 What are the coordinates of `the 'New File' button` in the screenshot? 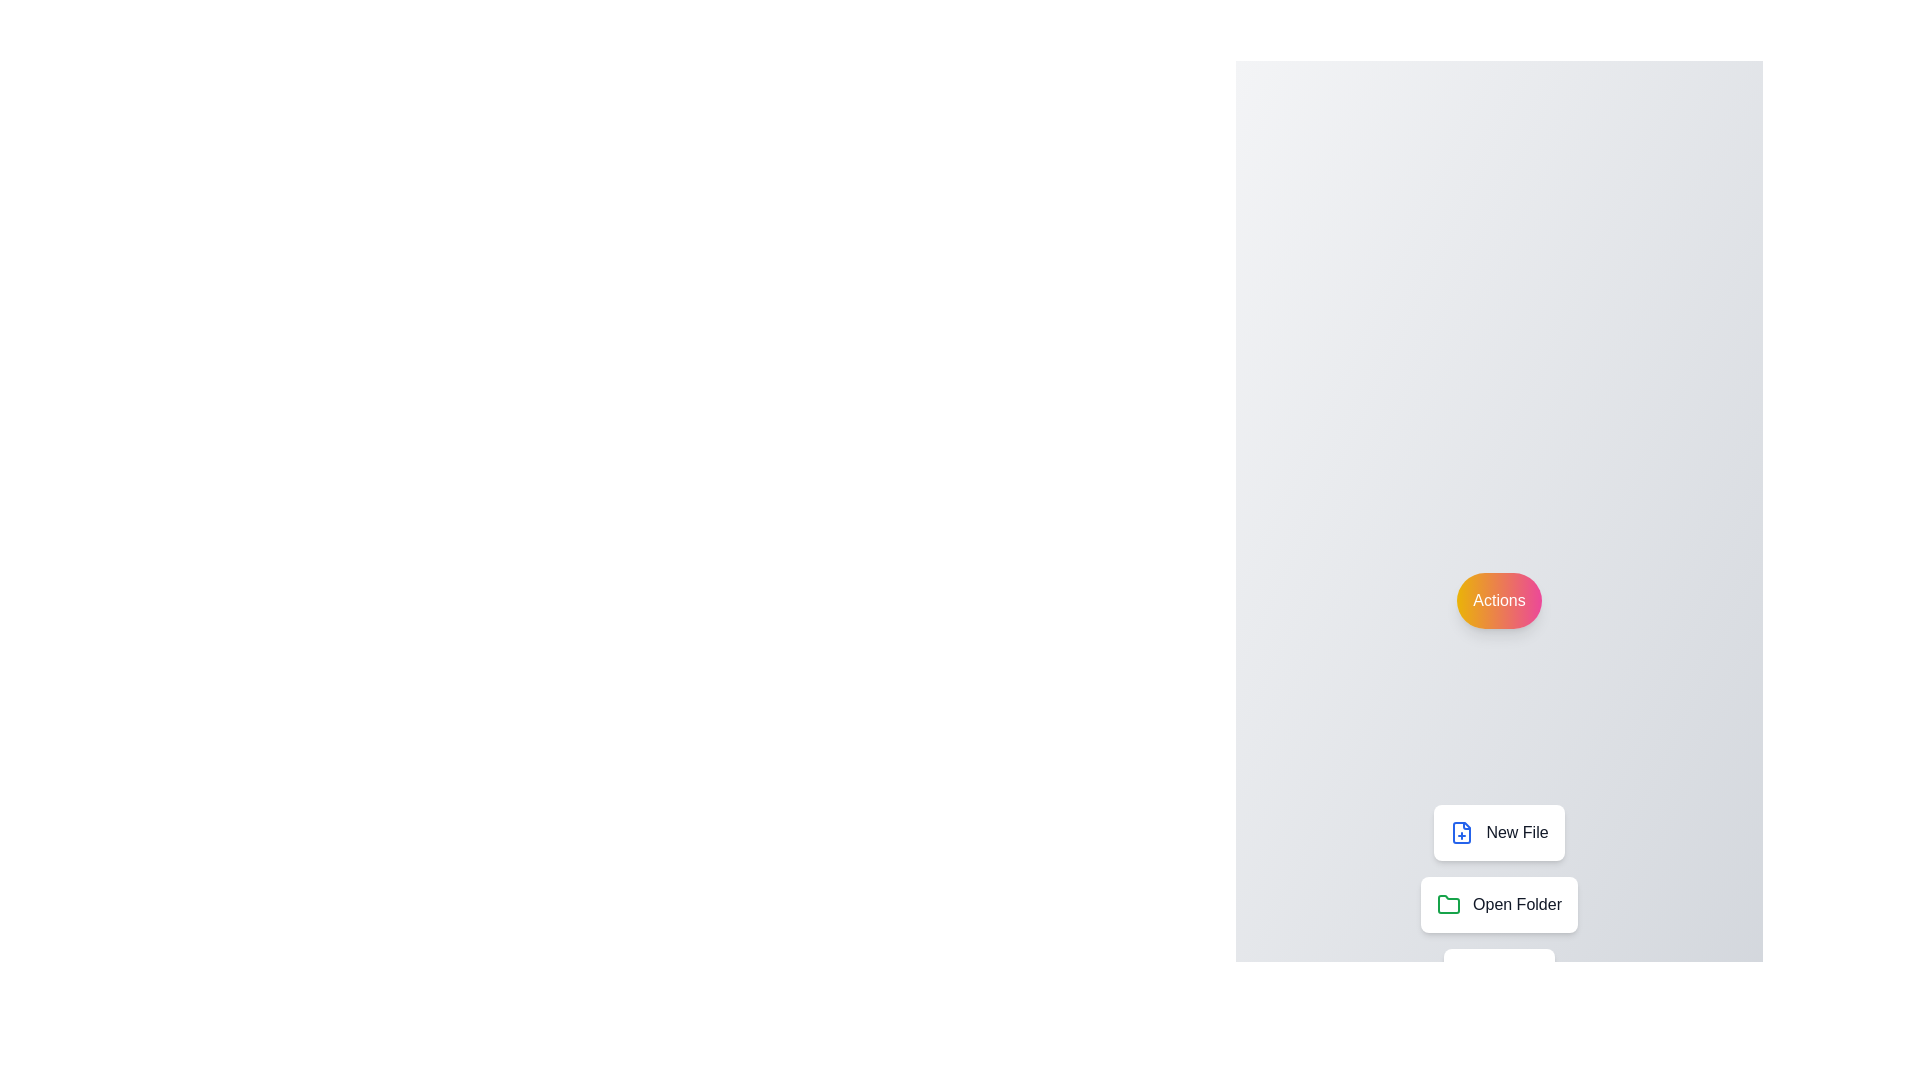 It's located at (1499, 833).